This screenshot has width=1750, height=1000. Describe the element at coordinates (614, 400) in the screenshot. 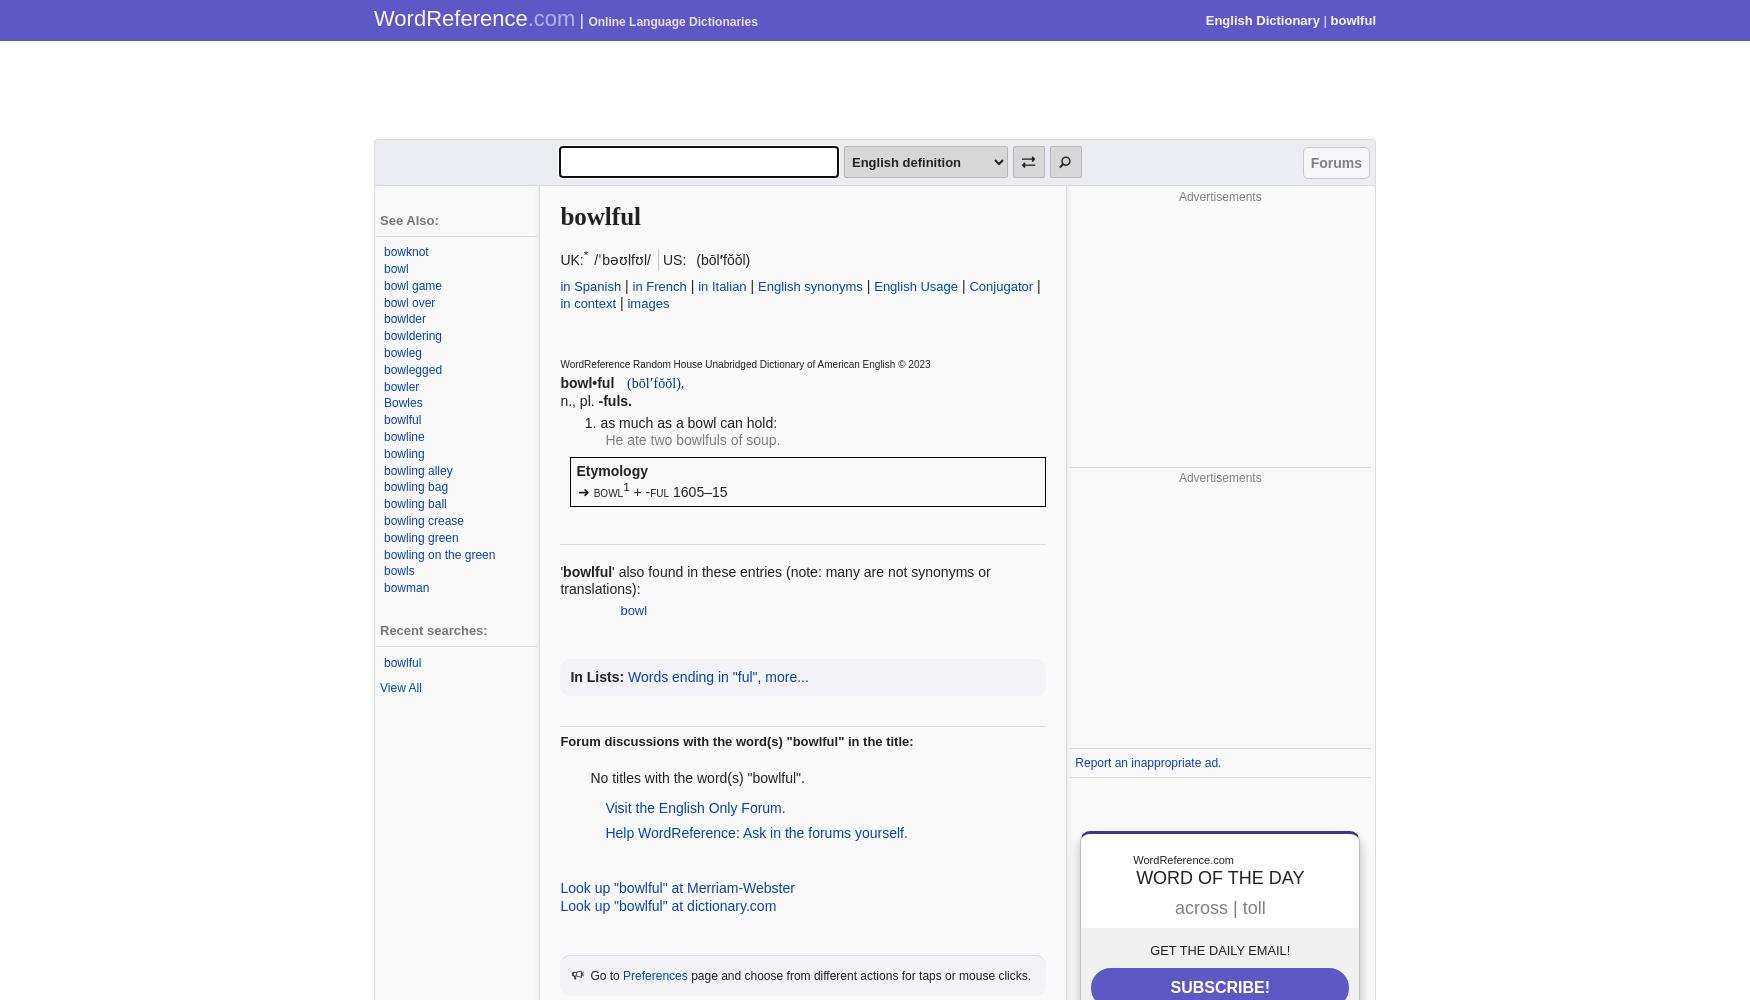

I see `'-fuls.'` at that location.